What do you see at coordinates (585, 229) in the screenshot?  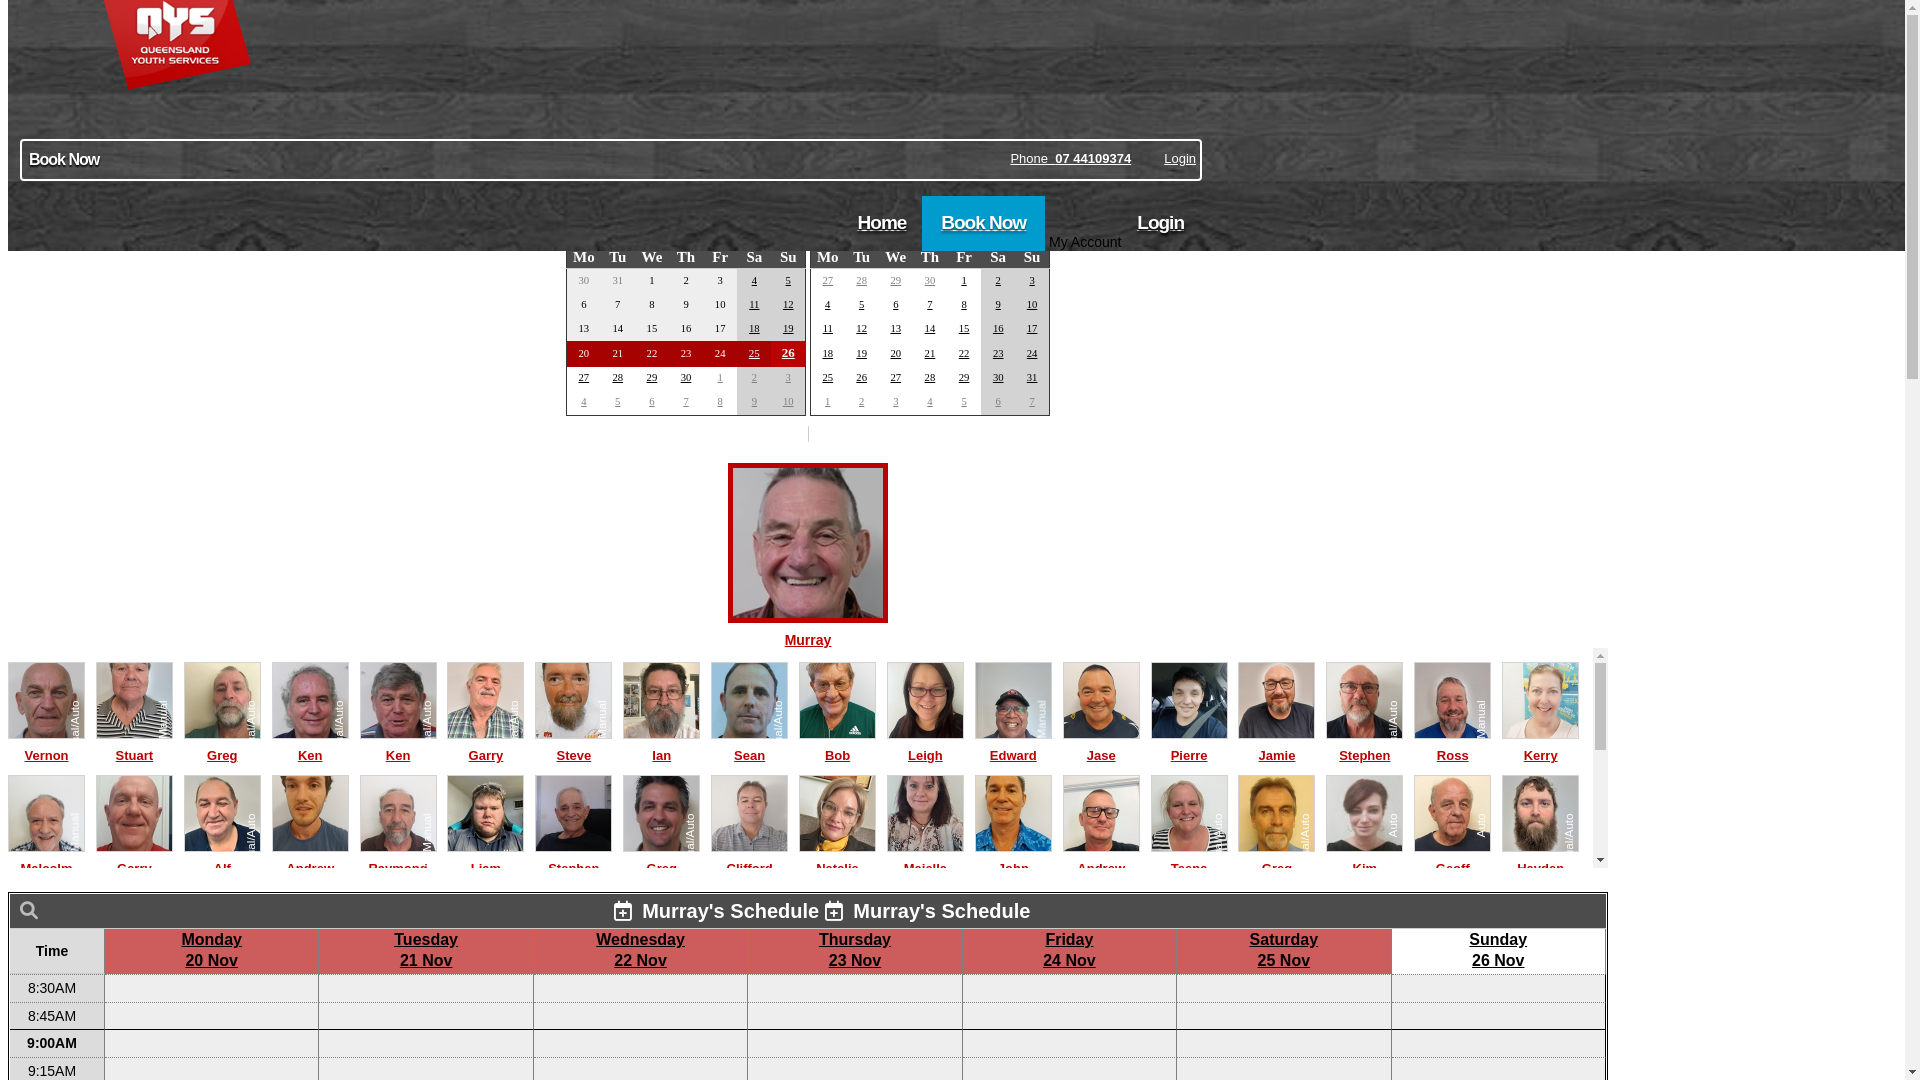 I see `'Oct'` at bounding box center [585, 229].